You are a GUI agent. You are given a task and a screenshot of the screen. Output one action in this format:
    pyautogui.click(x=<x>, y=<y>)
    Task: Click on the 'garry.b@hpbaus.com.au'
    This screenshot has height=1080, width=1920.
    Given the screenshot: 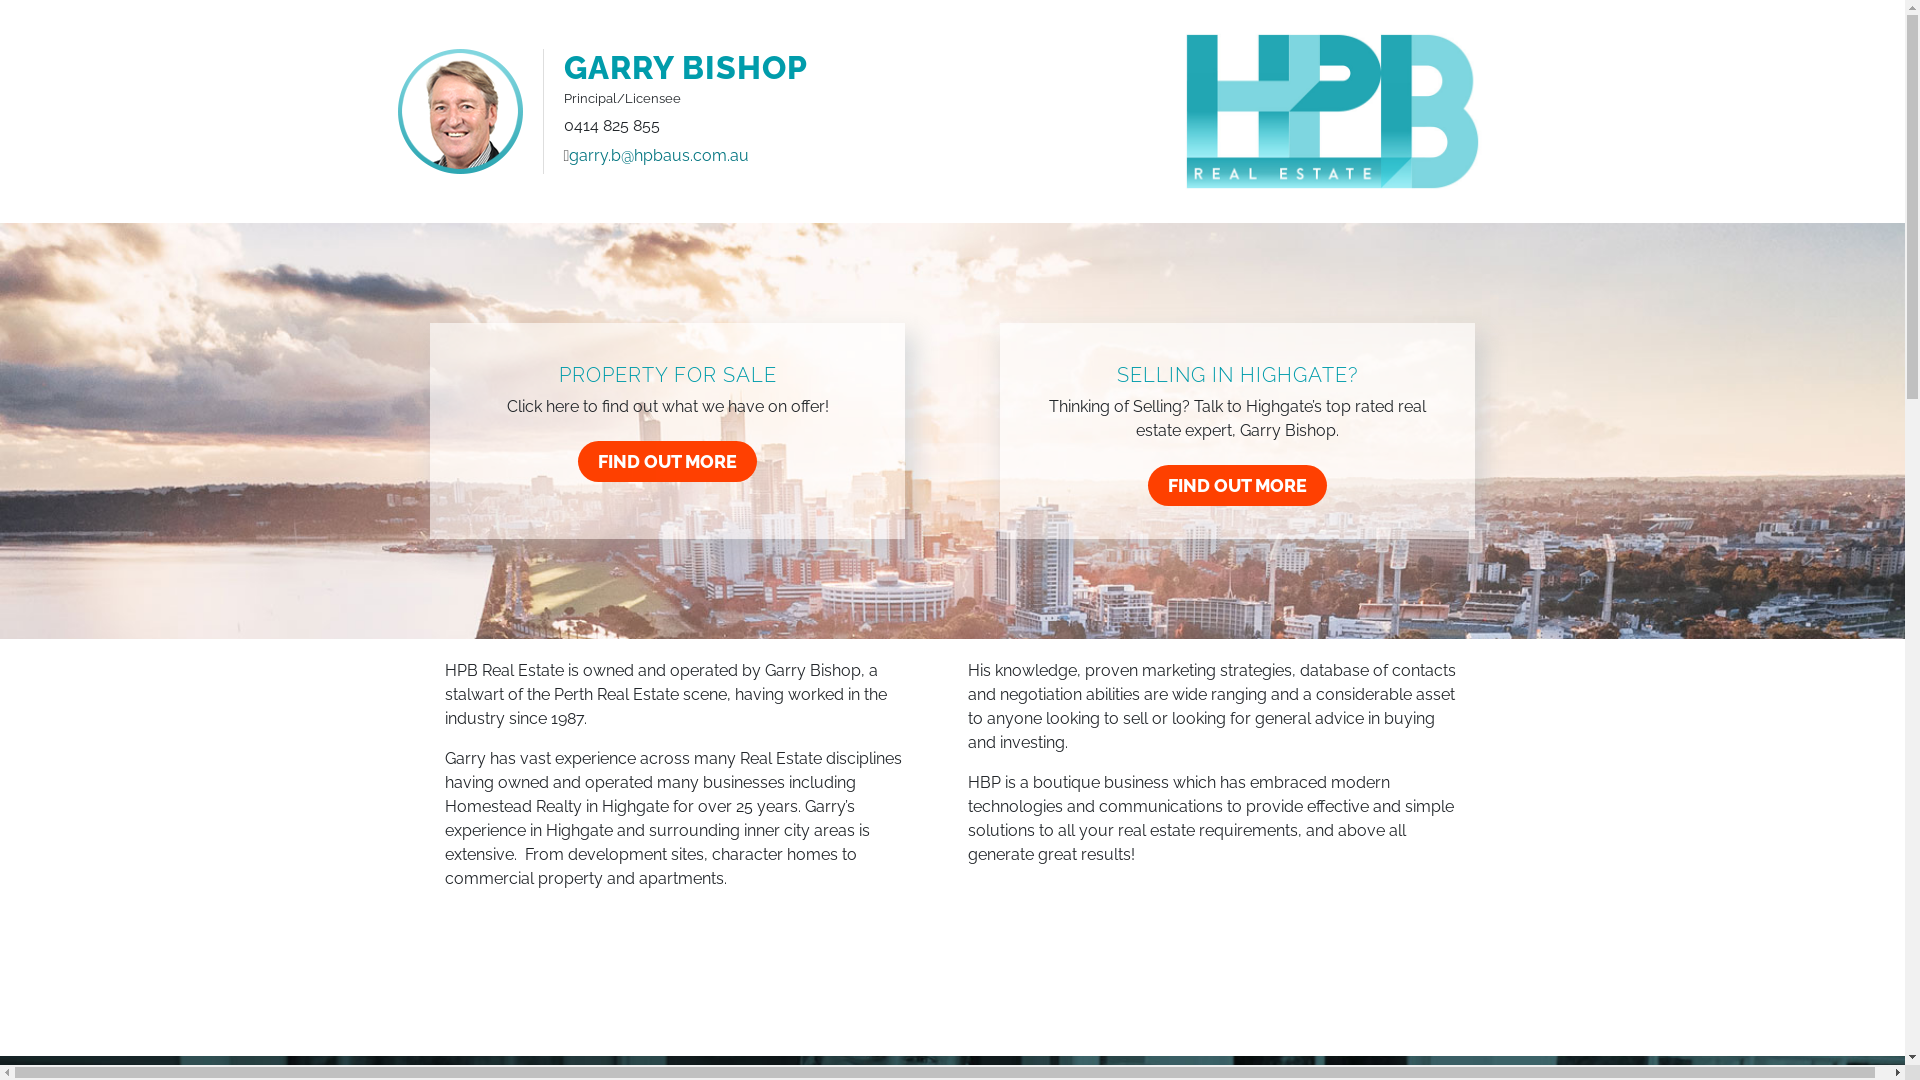 What is the action you would take?
    pyautogui.click(x=658, y=154)
    